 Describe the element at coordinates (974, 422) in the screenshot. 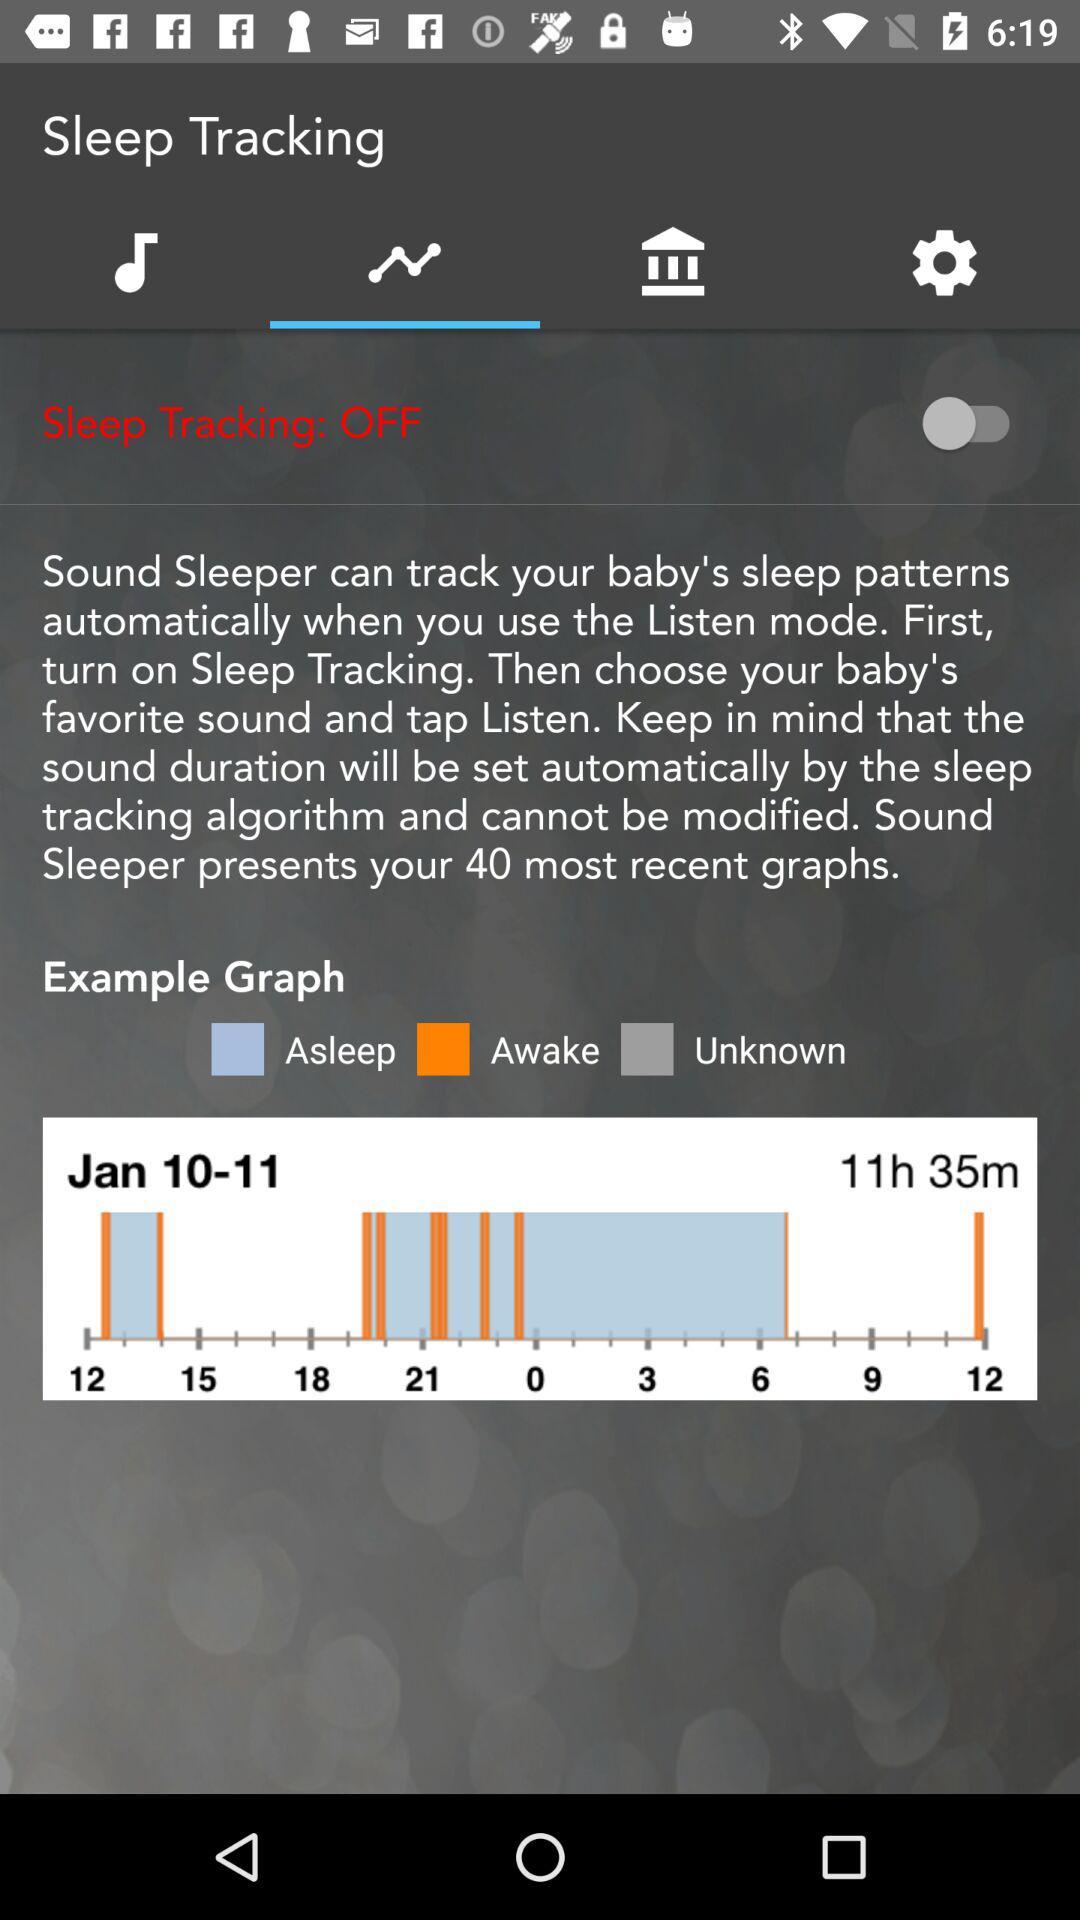

I see `on` at that location.